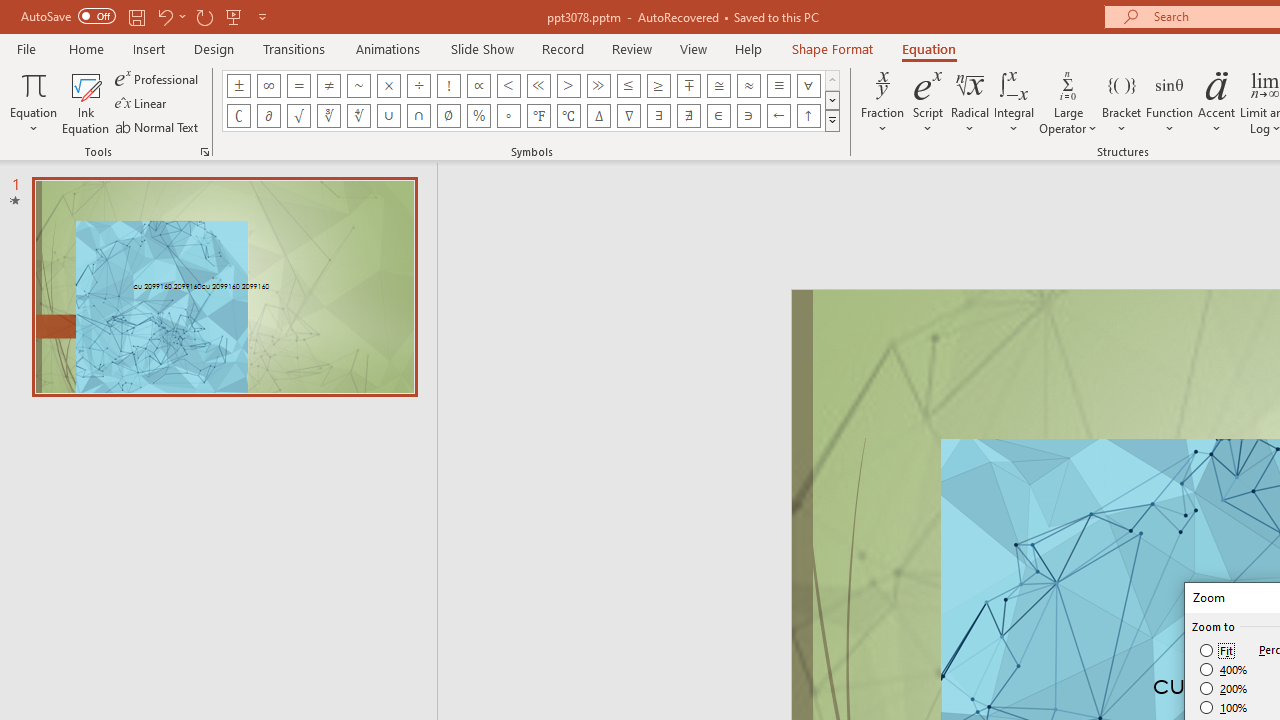  I want to click on 'Ink Equation', so click(85, 103).